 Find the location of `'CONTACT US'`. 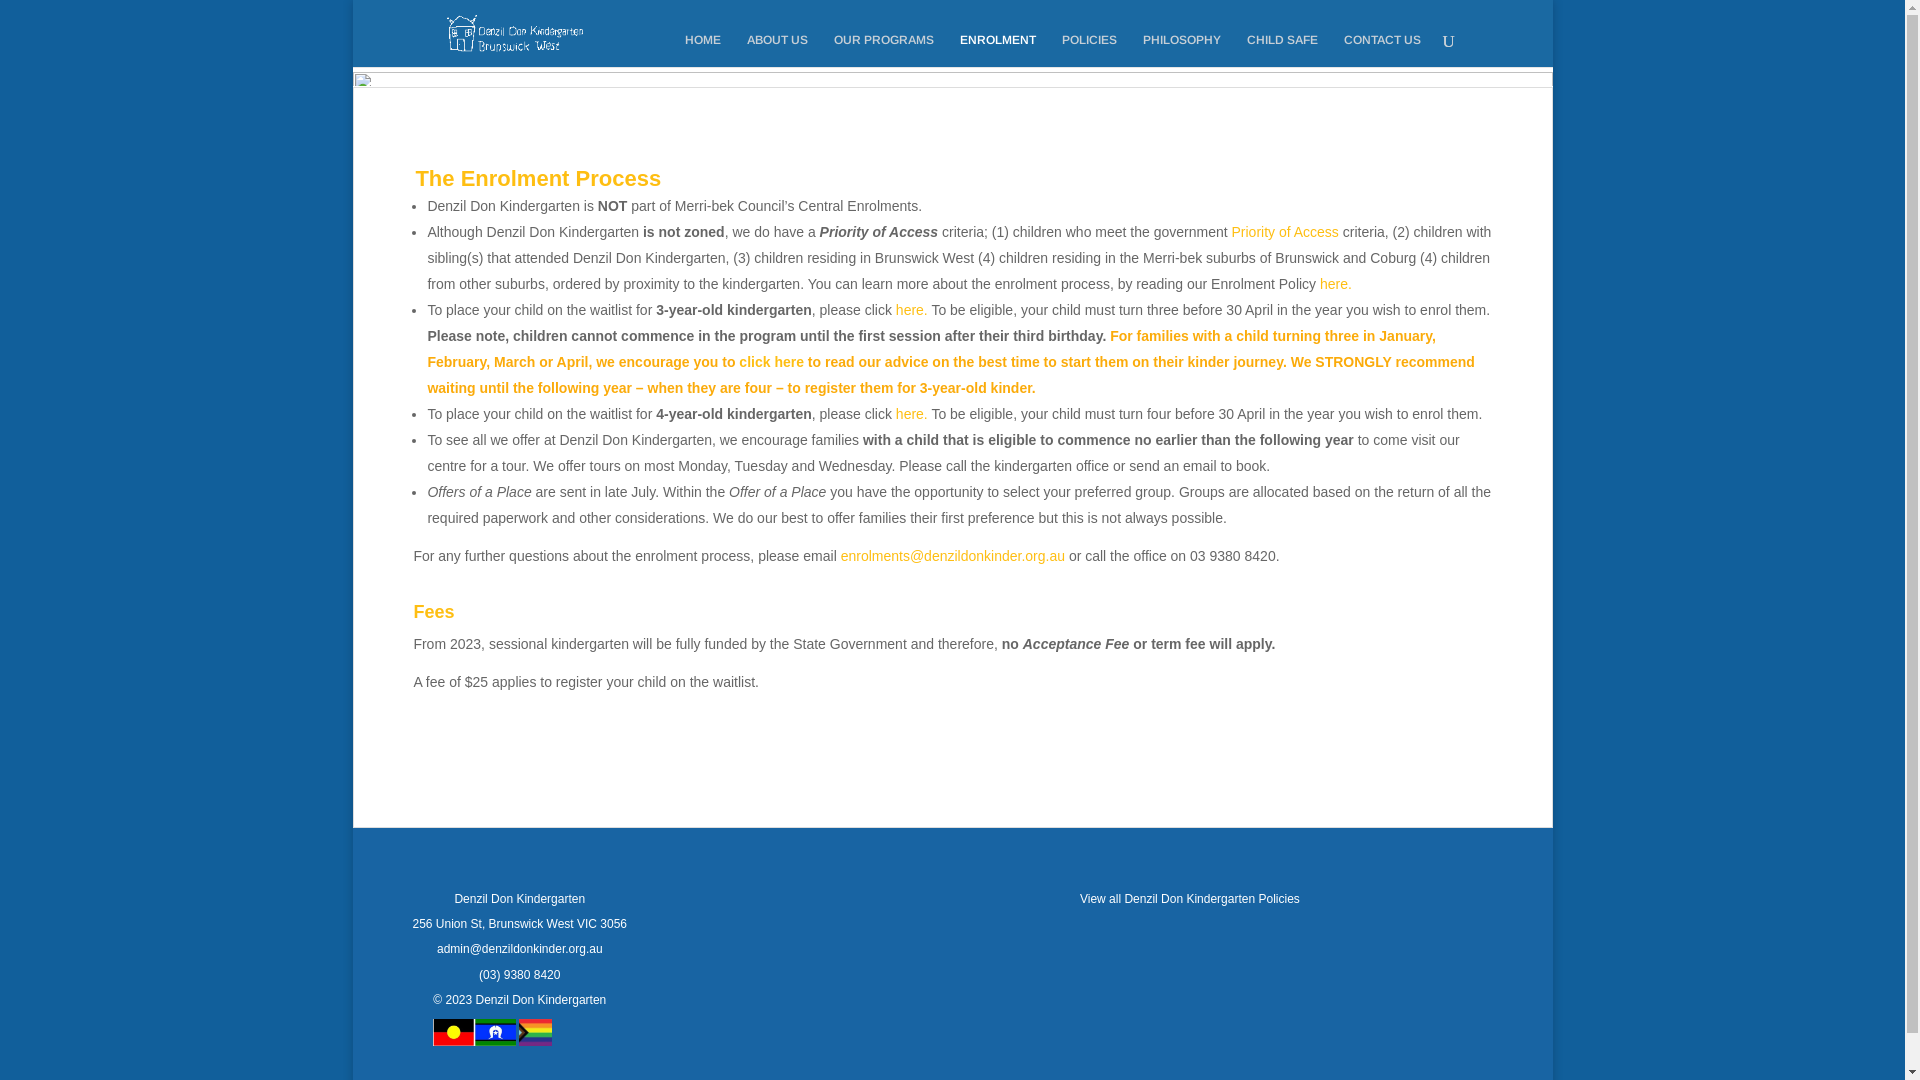

'CONTACT US' is located at coordinates (1344, 49).